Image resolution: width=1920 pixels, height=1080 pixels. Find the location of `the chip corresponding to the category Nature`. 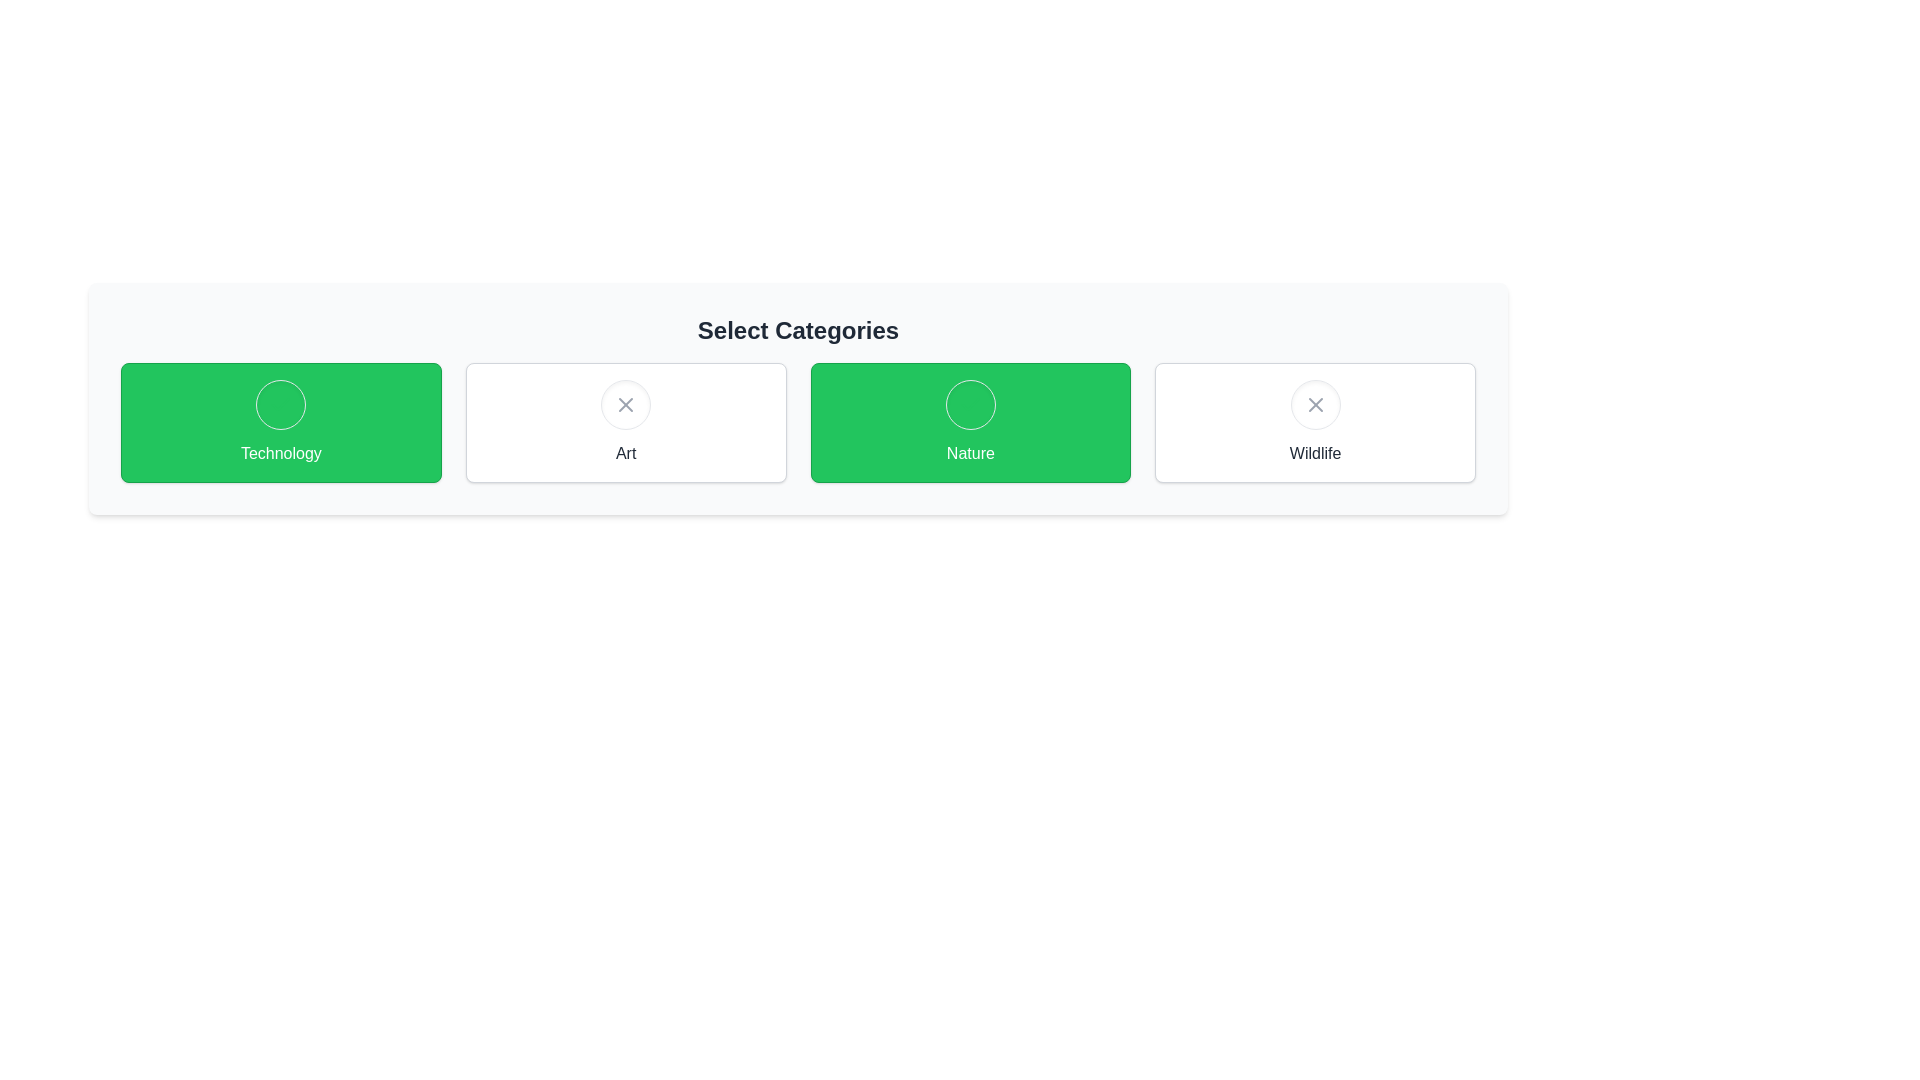

the chip corresponding to the category Nature is located at coordinates (970, 422).